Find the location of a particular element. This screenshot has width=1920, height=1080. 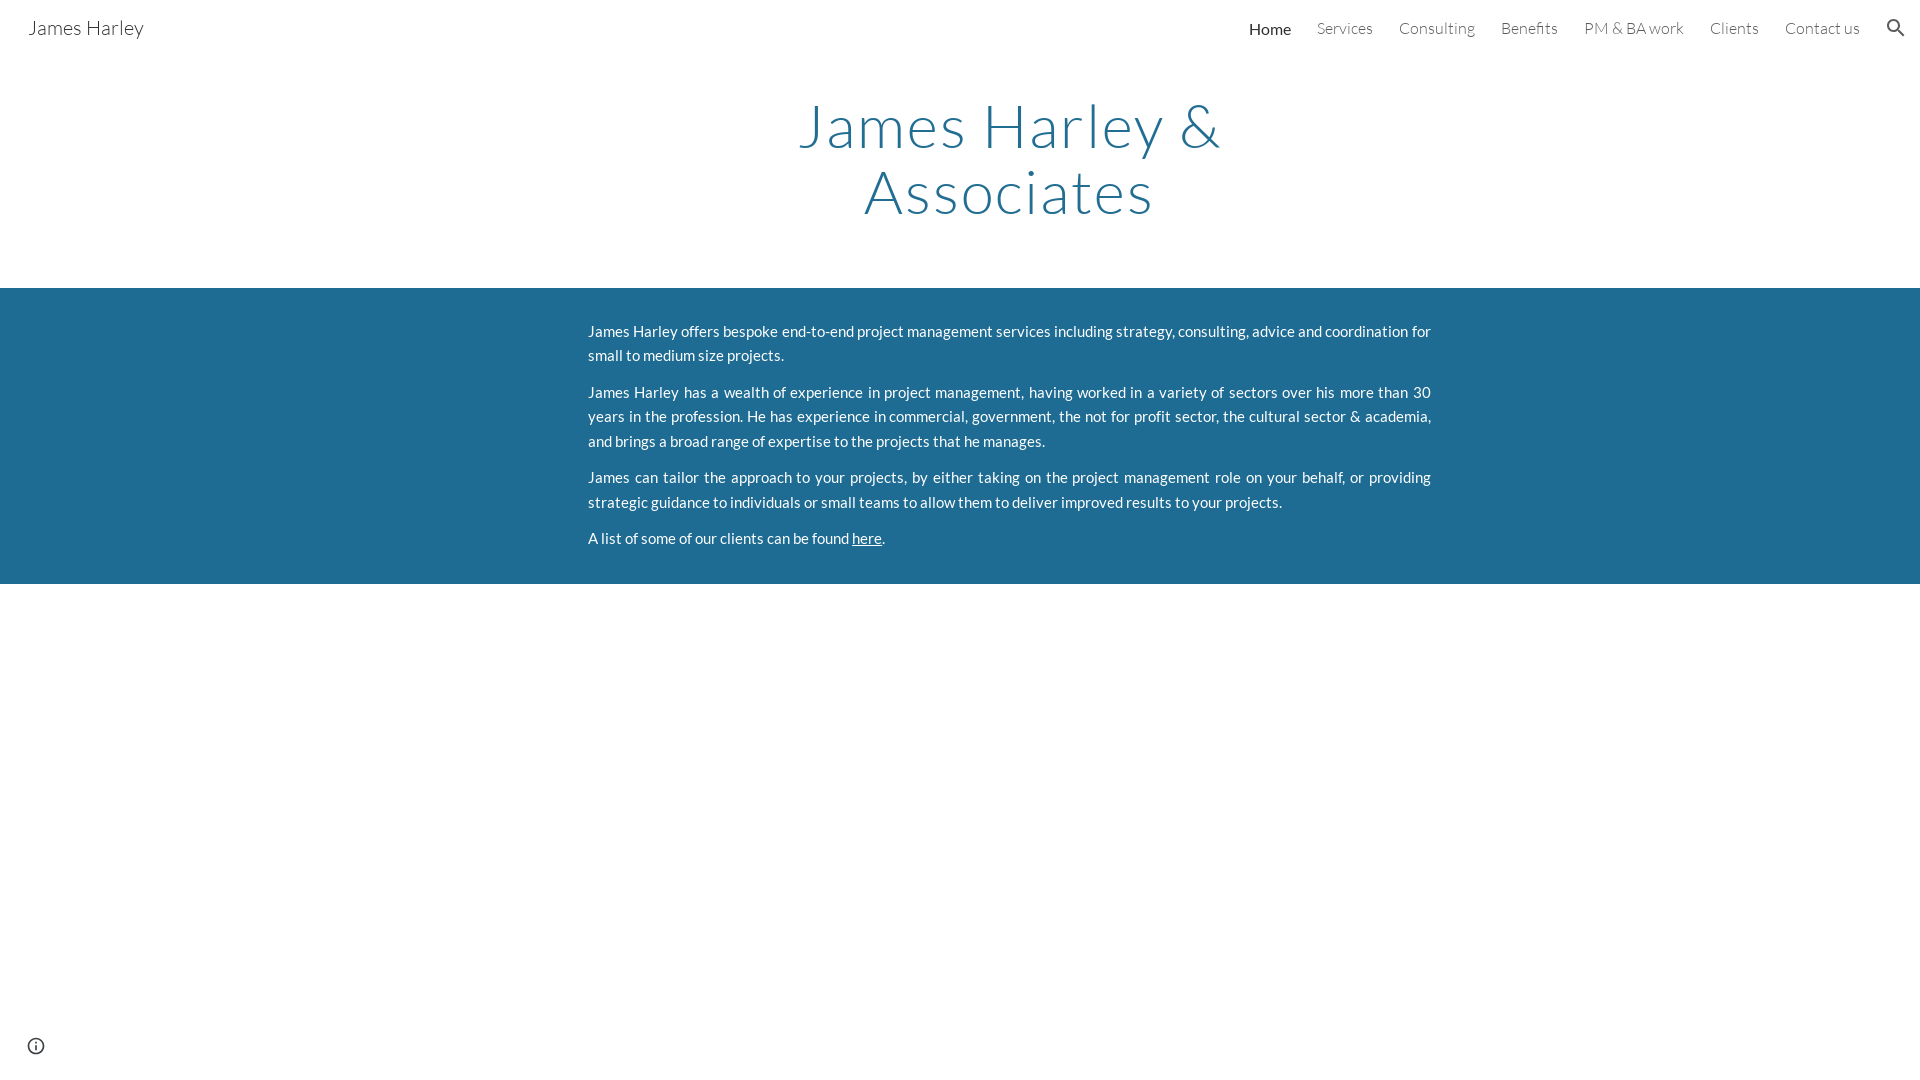

'PM & BA work' is located at coordinates (1633, 27).